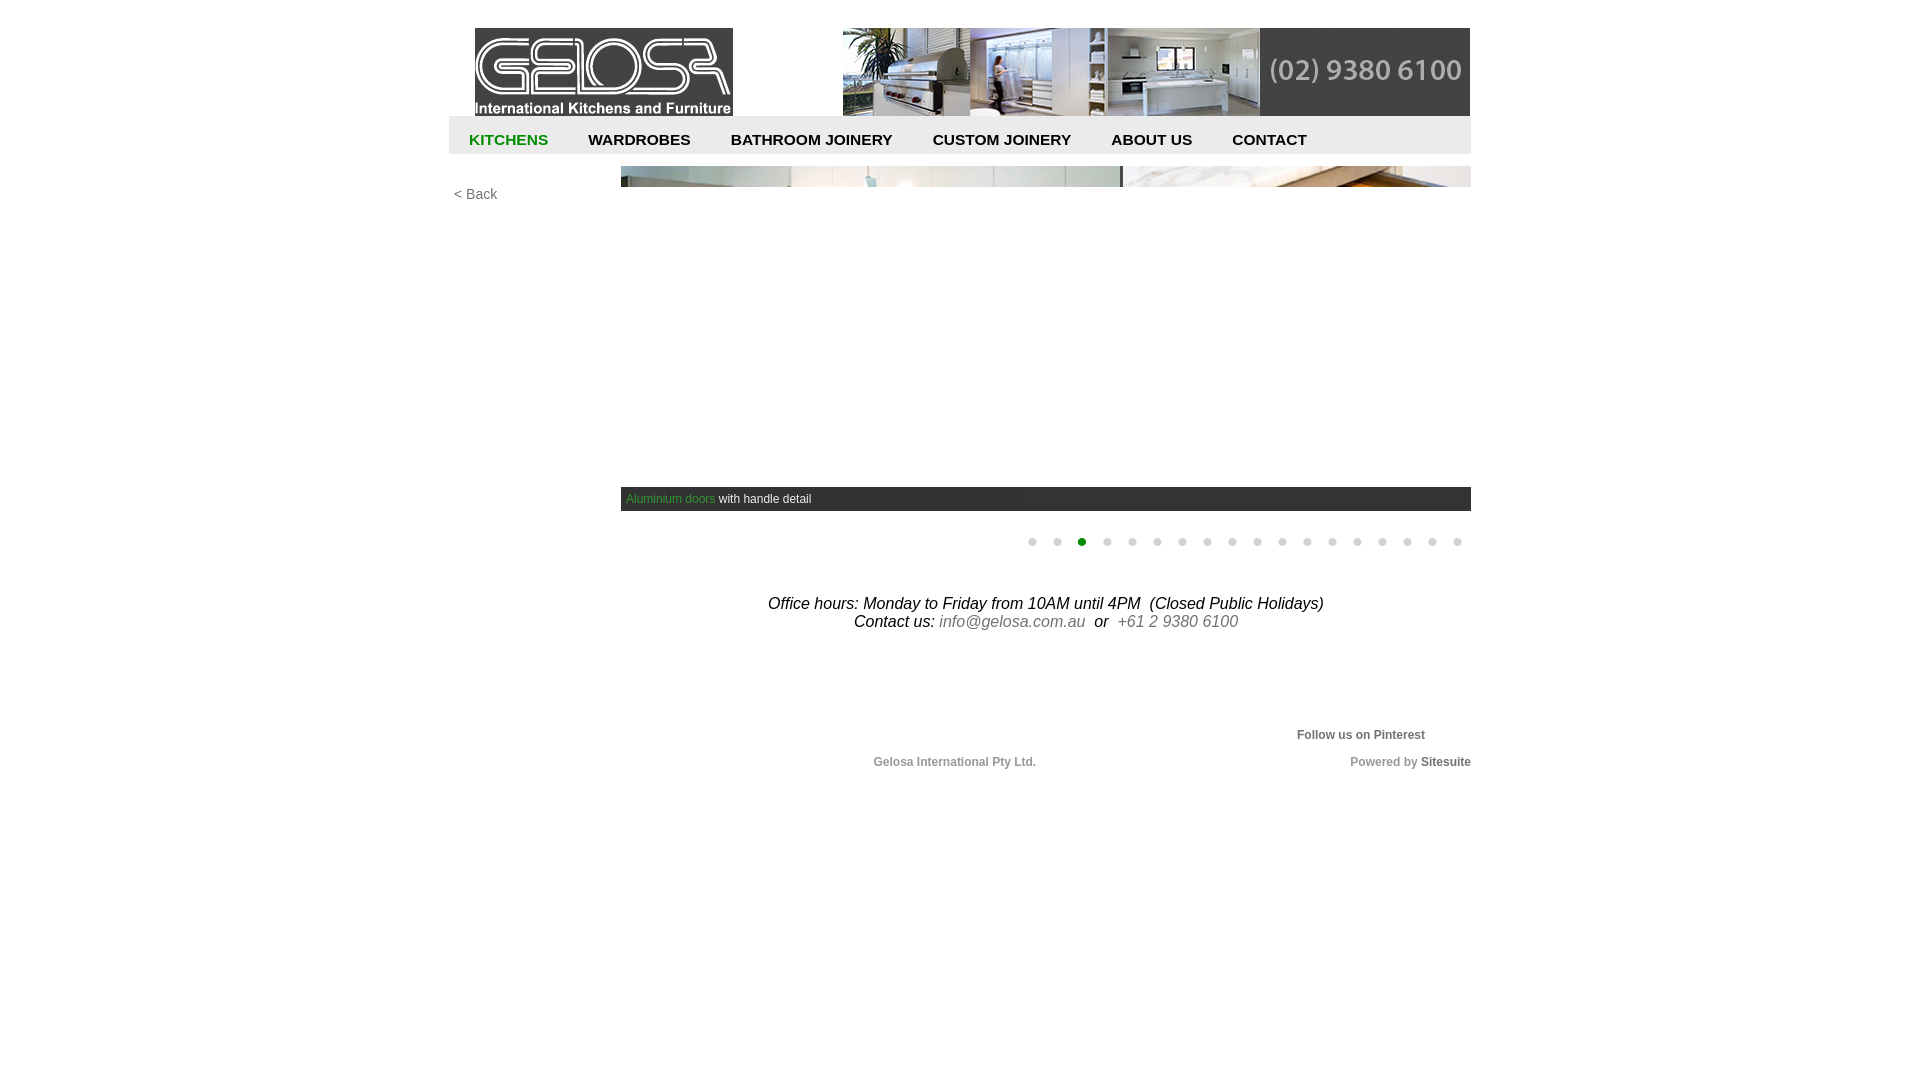 Image resolution: width=1920 pixels, height=1080 pixels. Describe the element at coordinates (1156, 542) in the screenshot. I see `'6'` at that location.